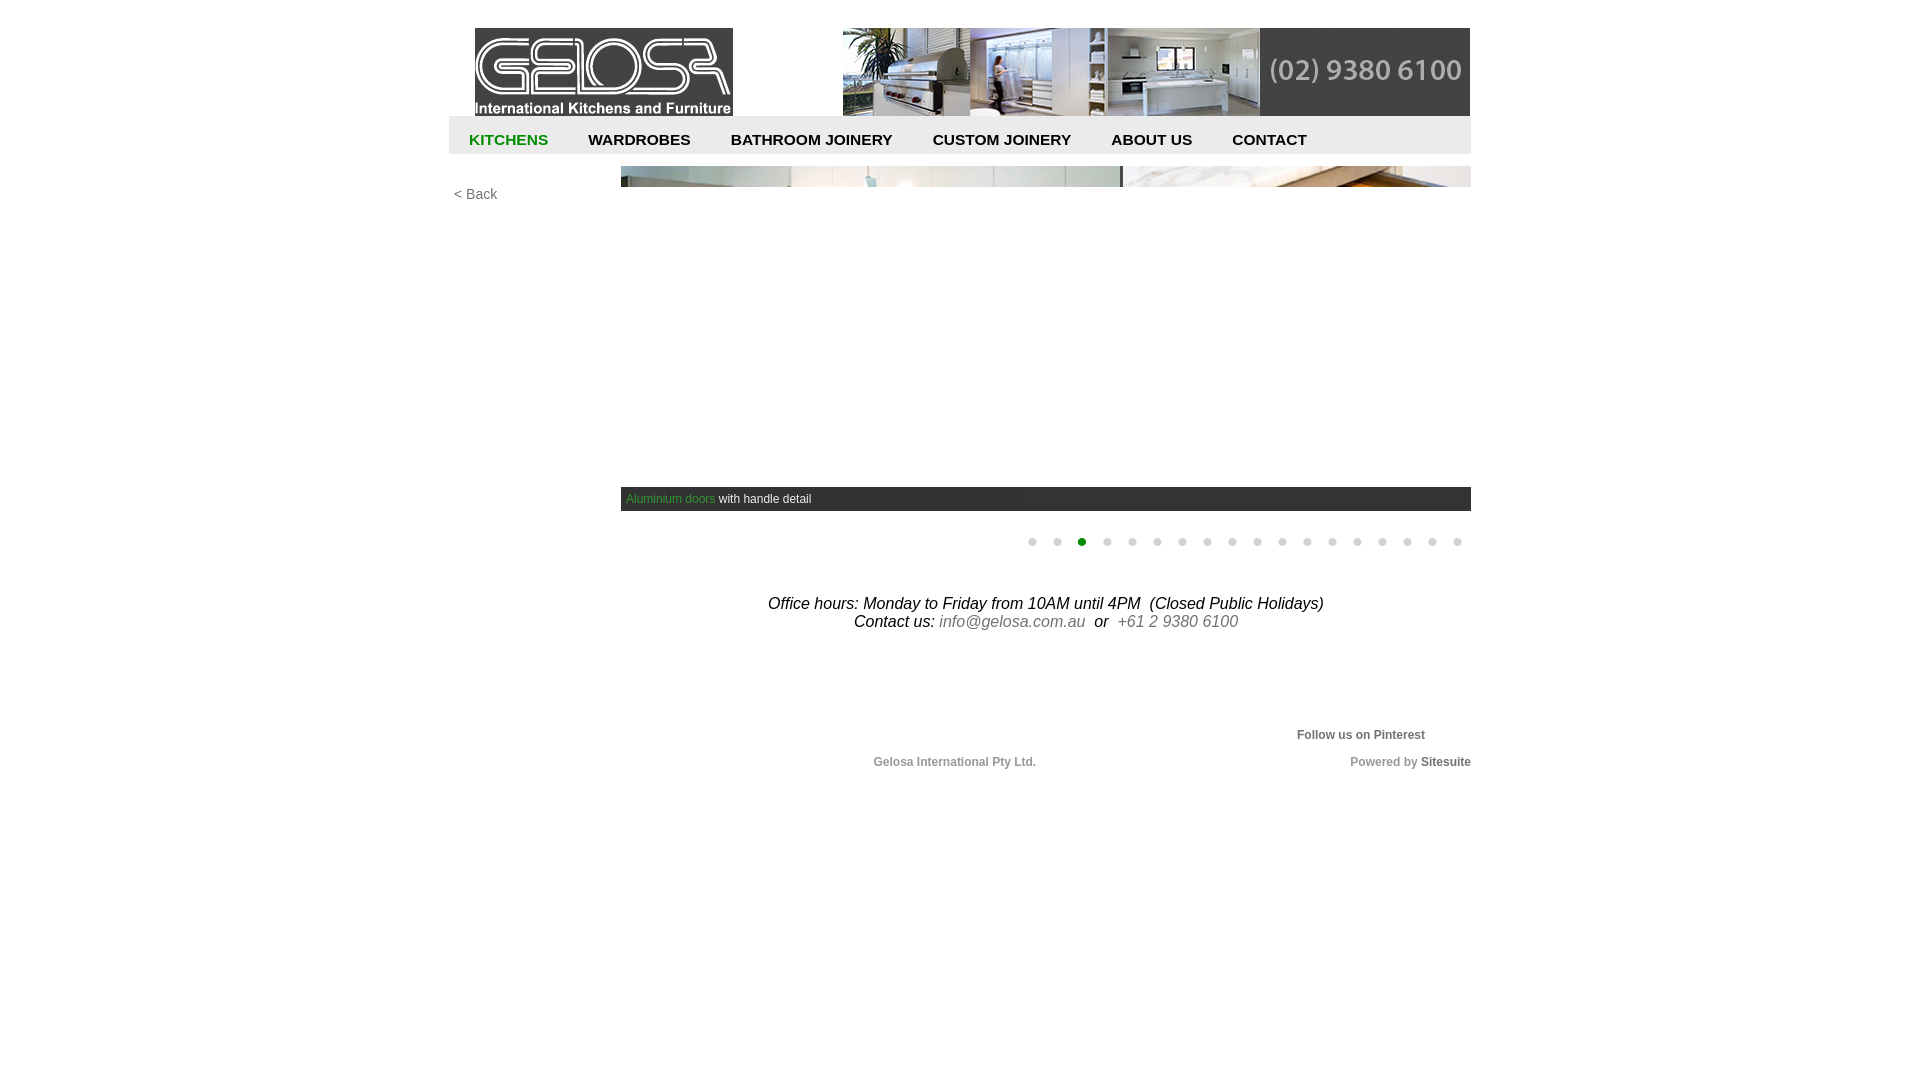 Image resolution: width=1920 pixels, height=1080 pixels. Describe the element at coordinates (1156, 542) in the screenshot. I see `'6'` at that location.